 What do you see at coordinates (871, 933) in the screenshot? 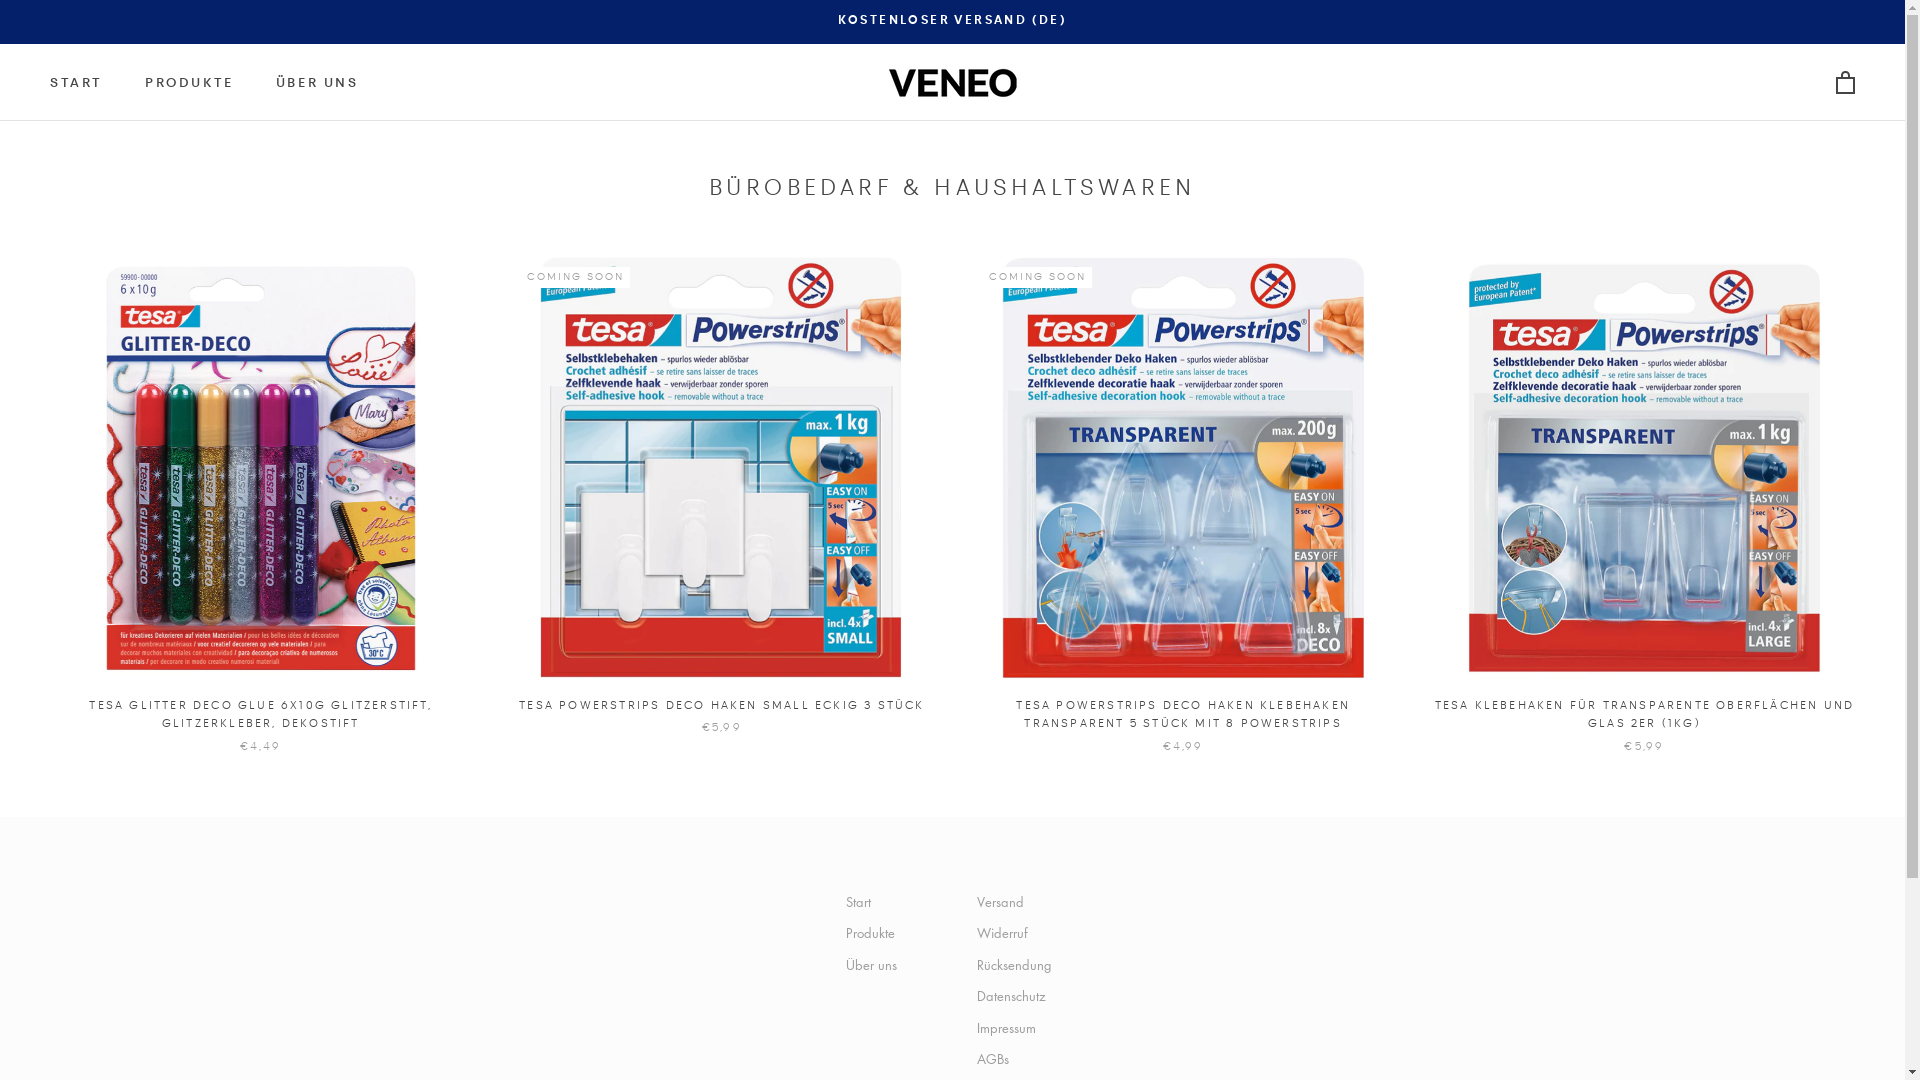
I see `'Produkte'` at bounding box center [871, 933].